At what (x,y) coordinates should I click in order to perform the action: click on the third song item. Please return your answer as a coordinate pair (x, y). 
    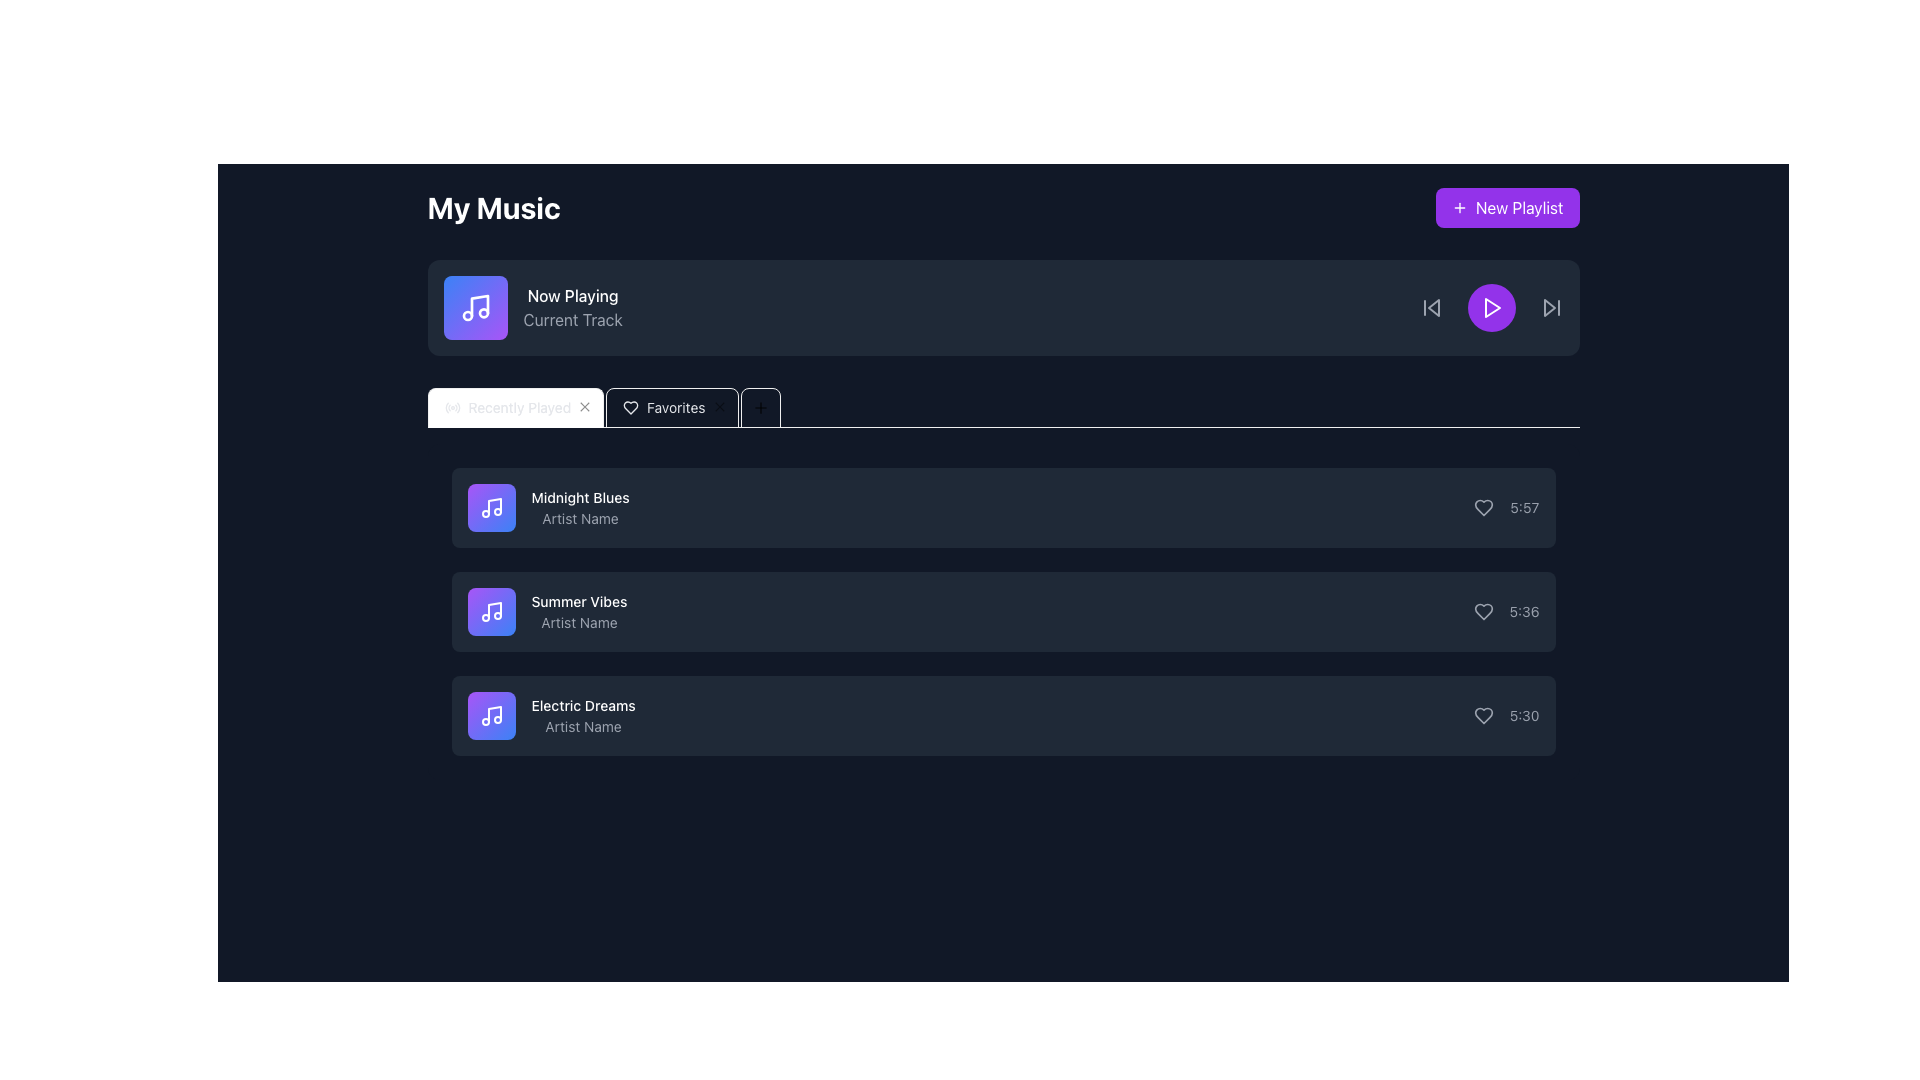
    Looking at the image, I should click on (1003, 715).